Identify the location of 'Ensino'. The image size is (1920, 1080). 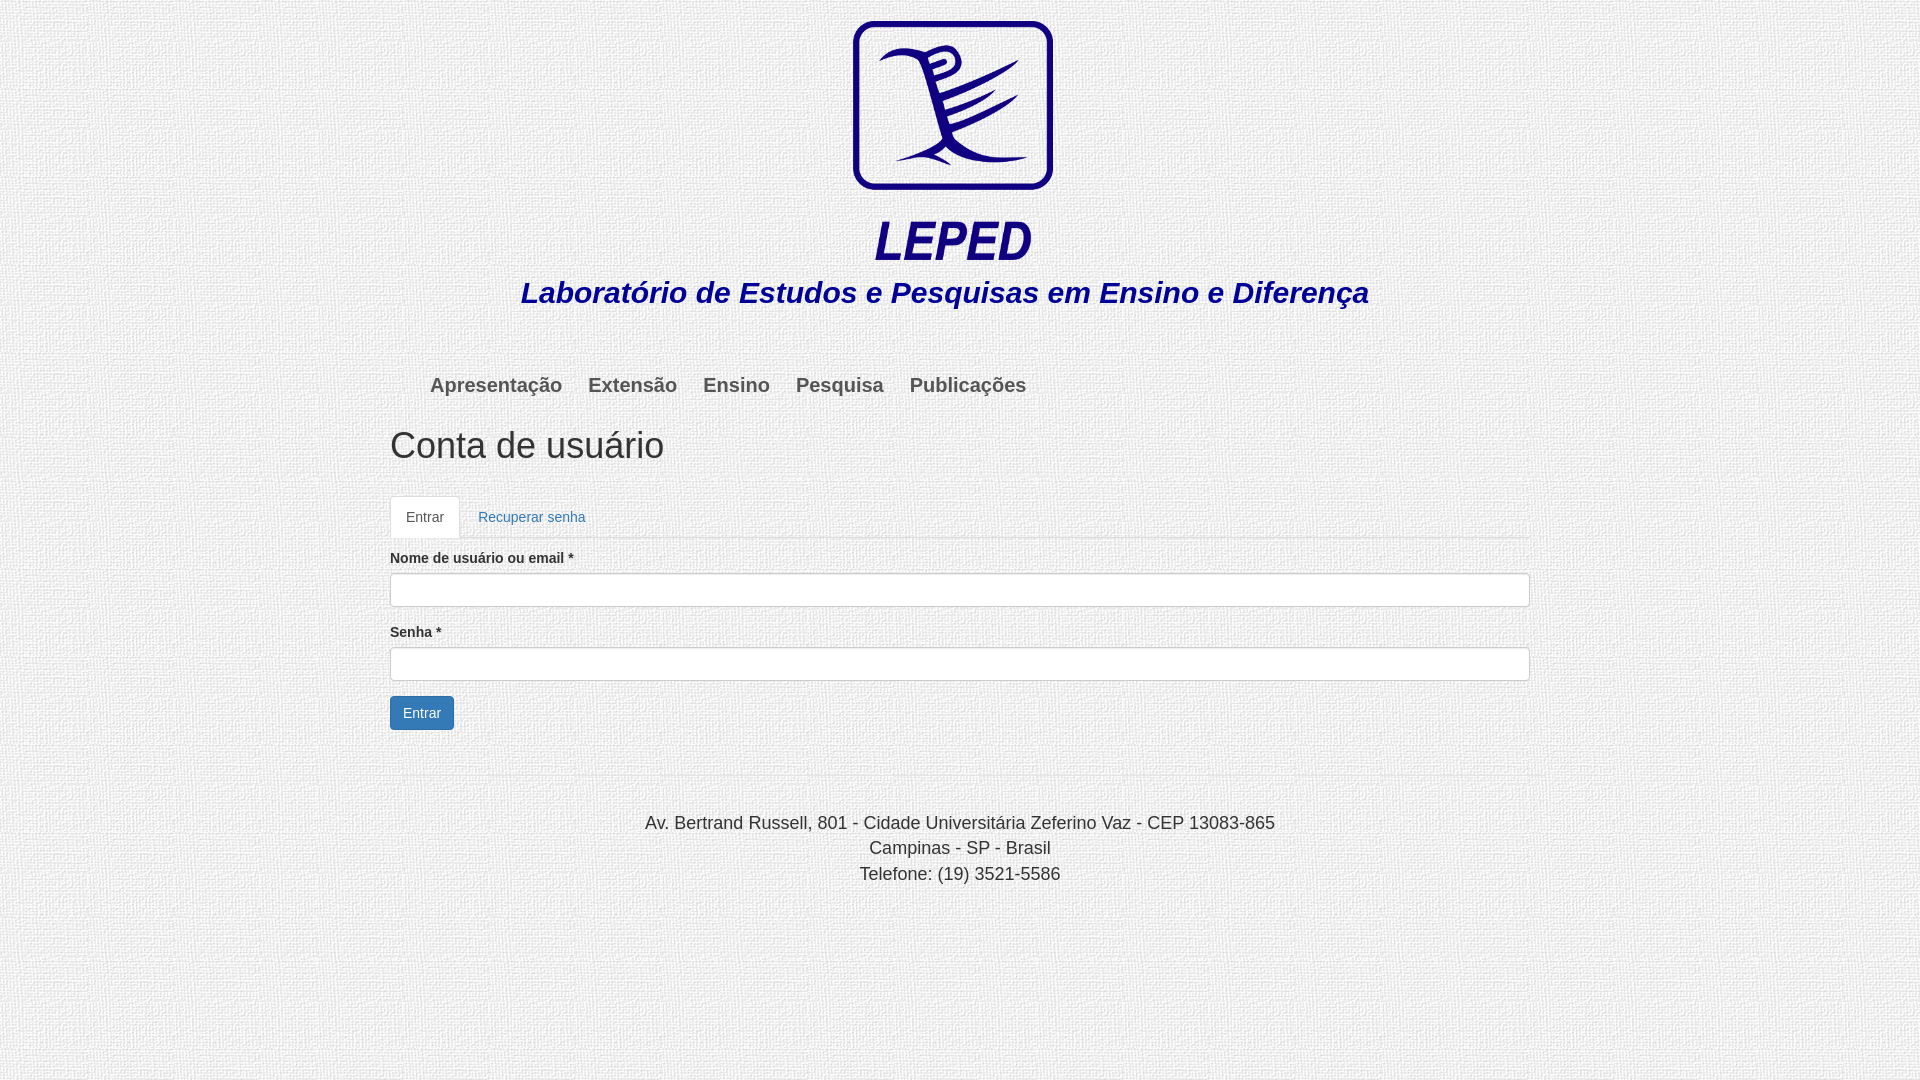
(735, 385).